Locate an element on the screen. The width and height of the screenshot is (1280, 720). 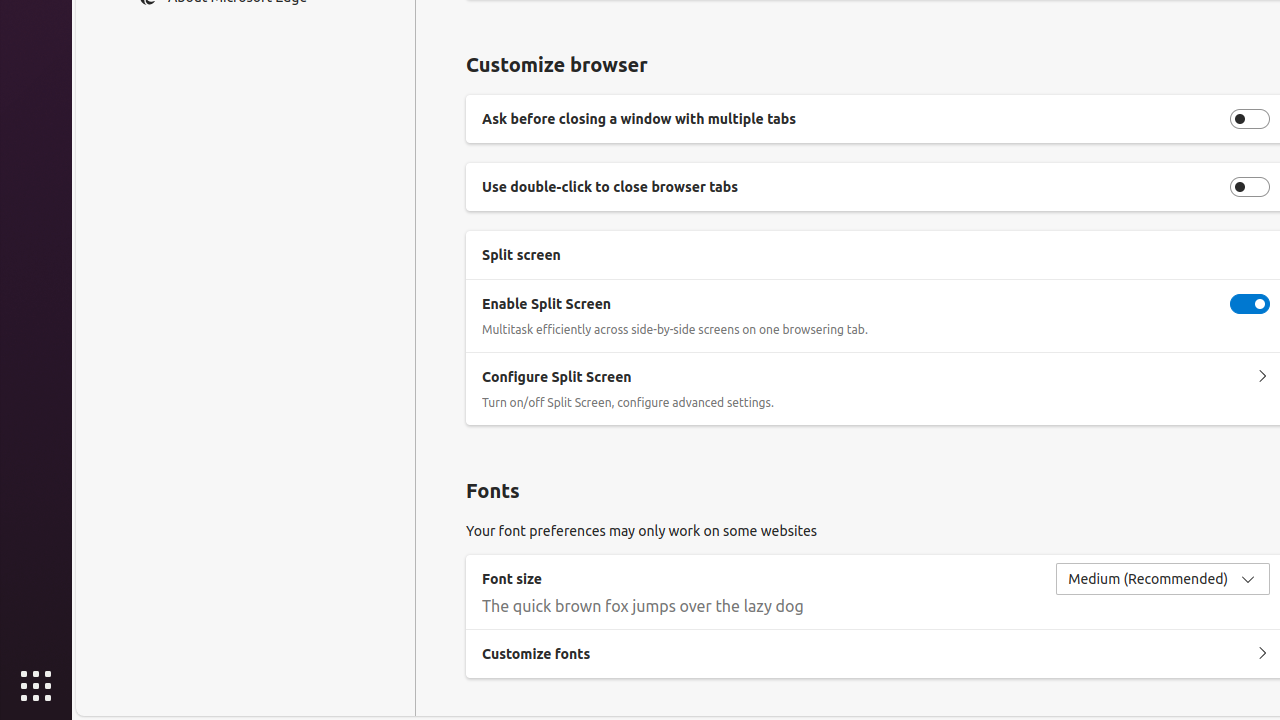
'Font size Medium (Recommended)' is located at coordinates (1163, 579).